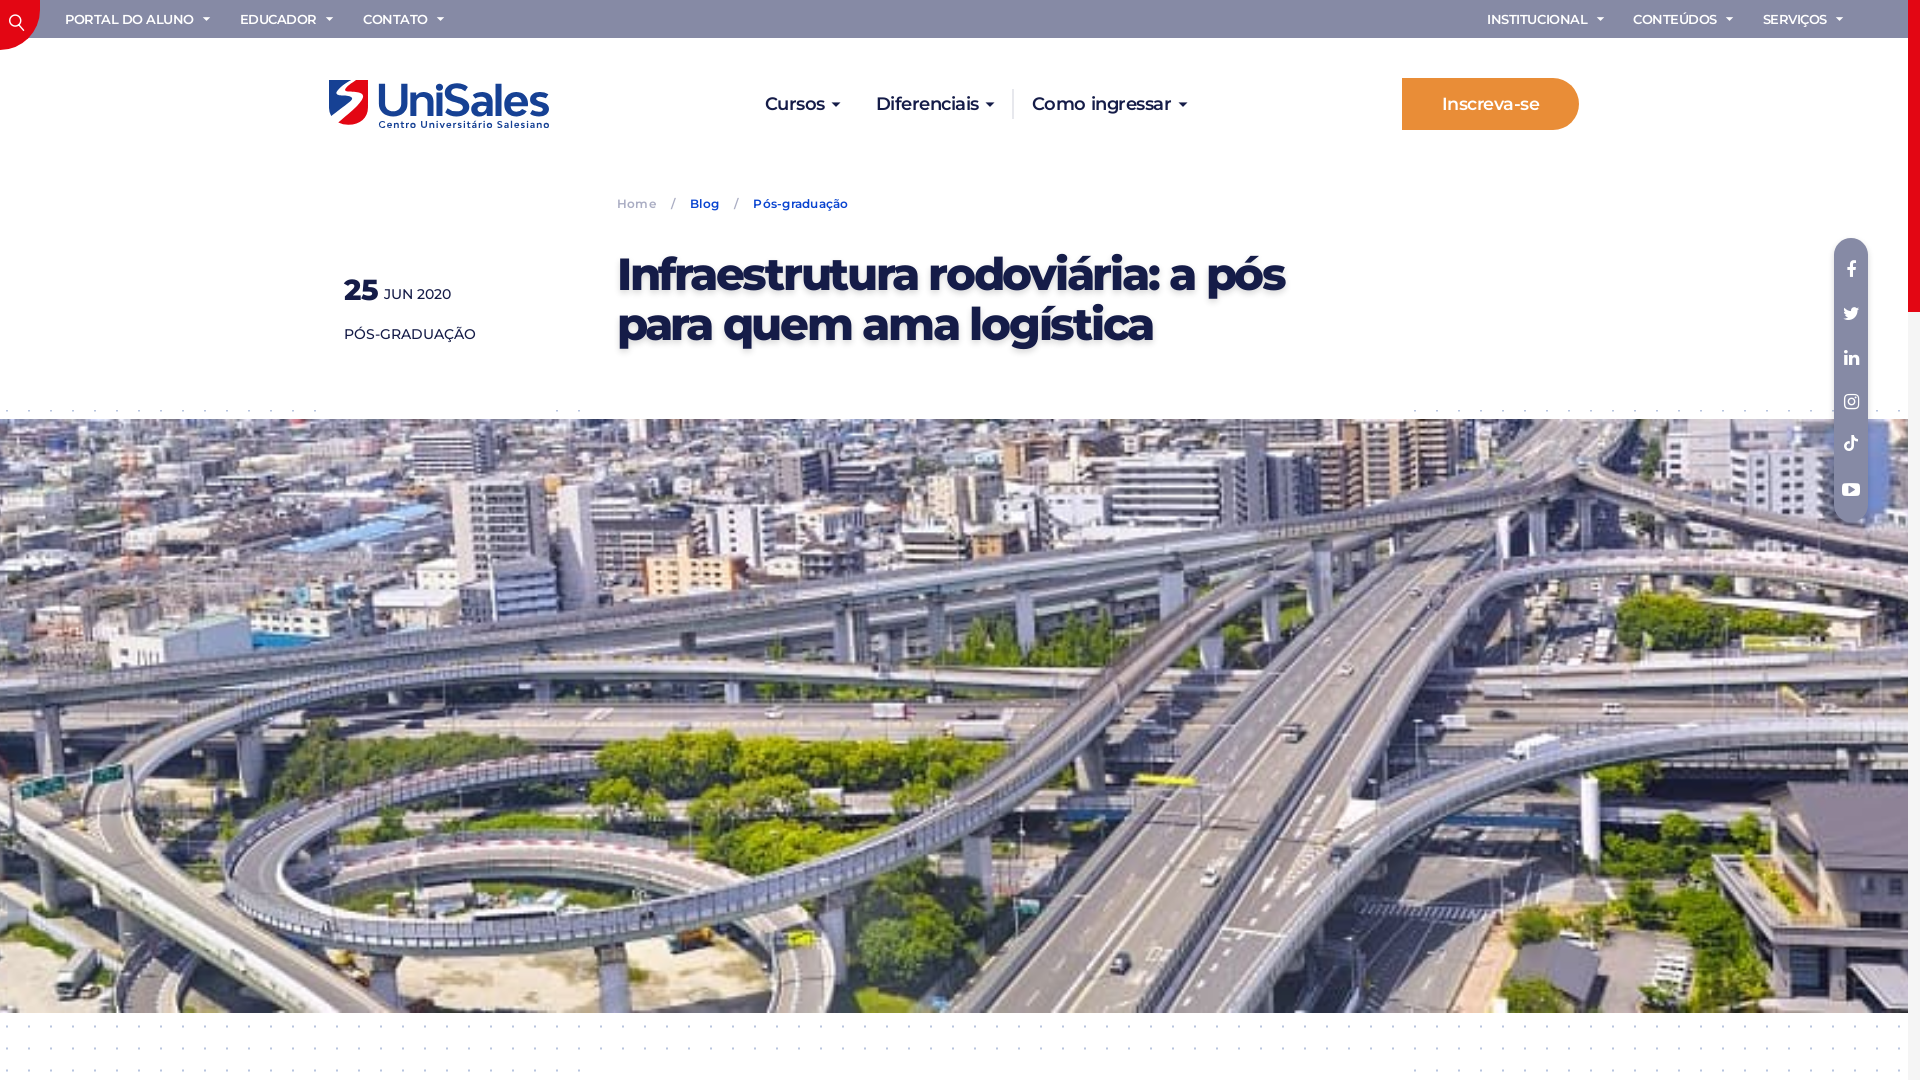 The width and height of the screenshot is (1920, 1080). I want to click on 'EDUCADOR', so click(287, 19).